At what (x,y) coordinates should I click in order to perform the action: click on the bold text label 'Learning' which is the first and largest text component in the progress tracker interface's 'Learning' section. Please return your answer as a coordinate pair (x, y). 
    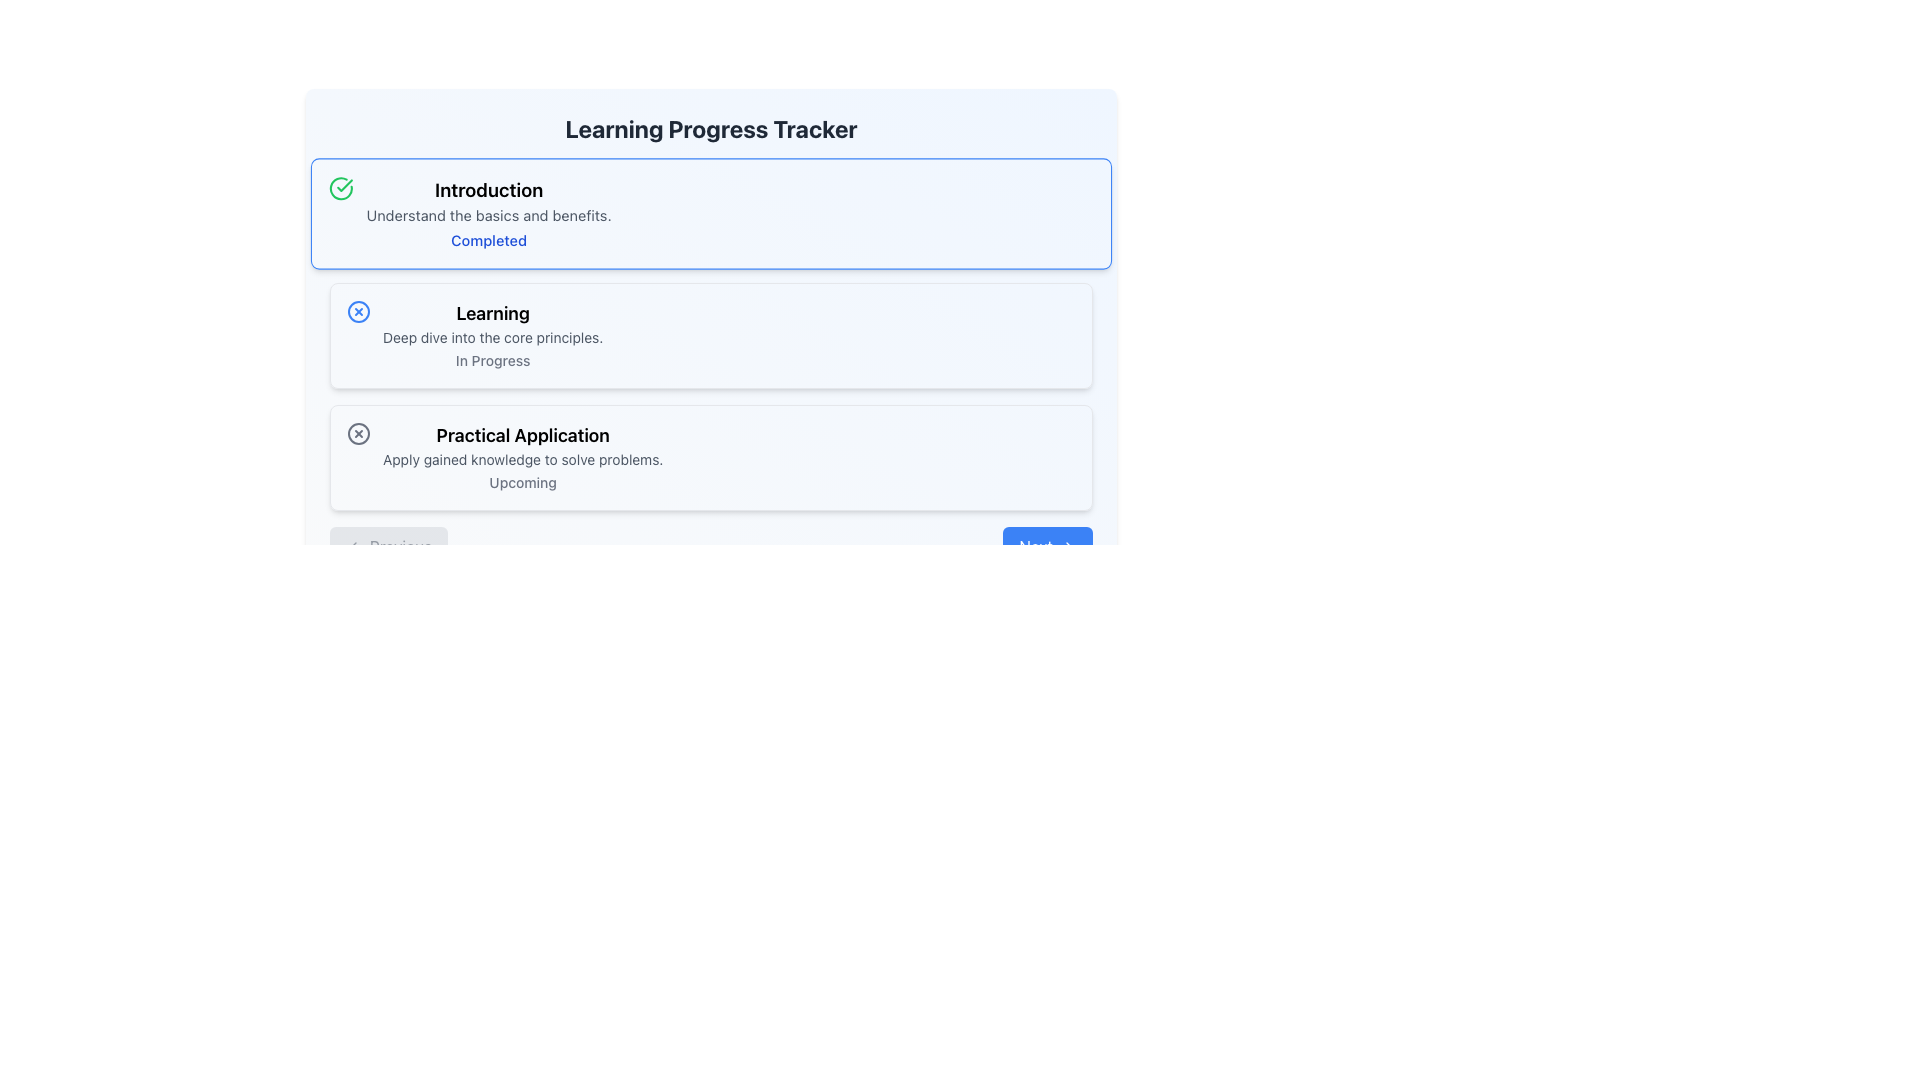
    Looking at the image, I should click on (493, 313).